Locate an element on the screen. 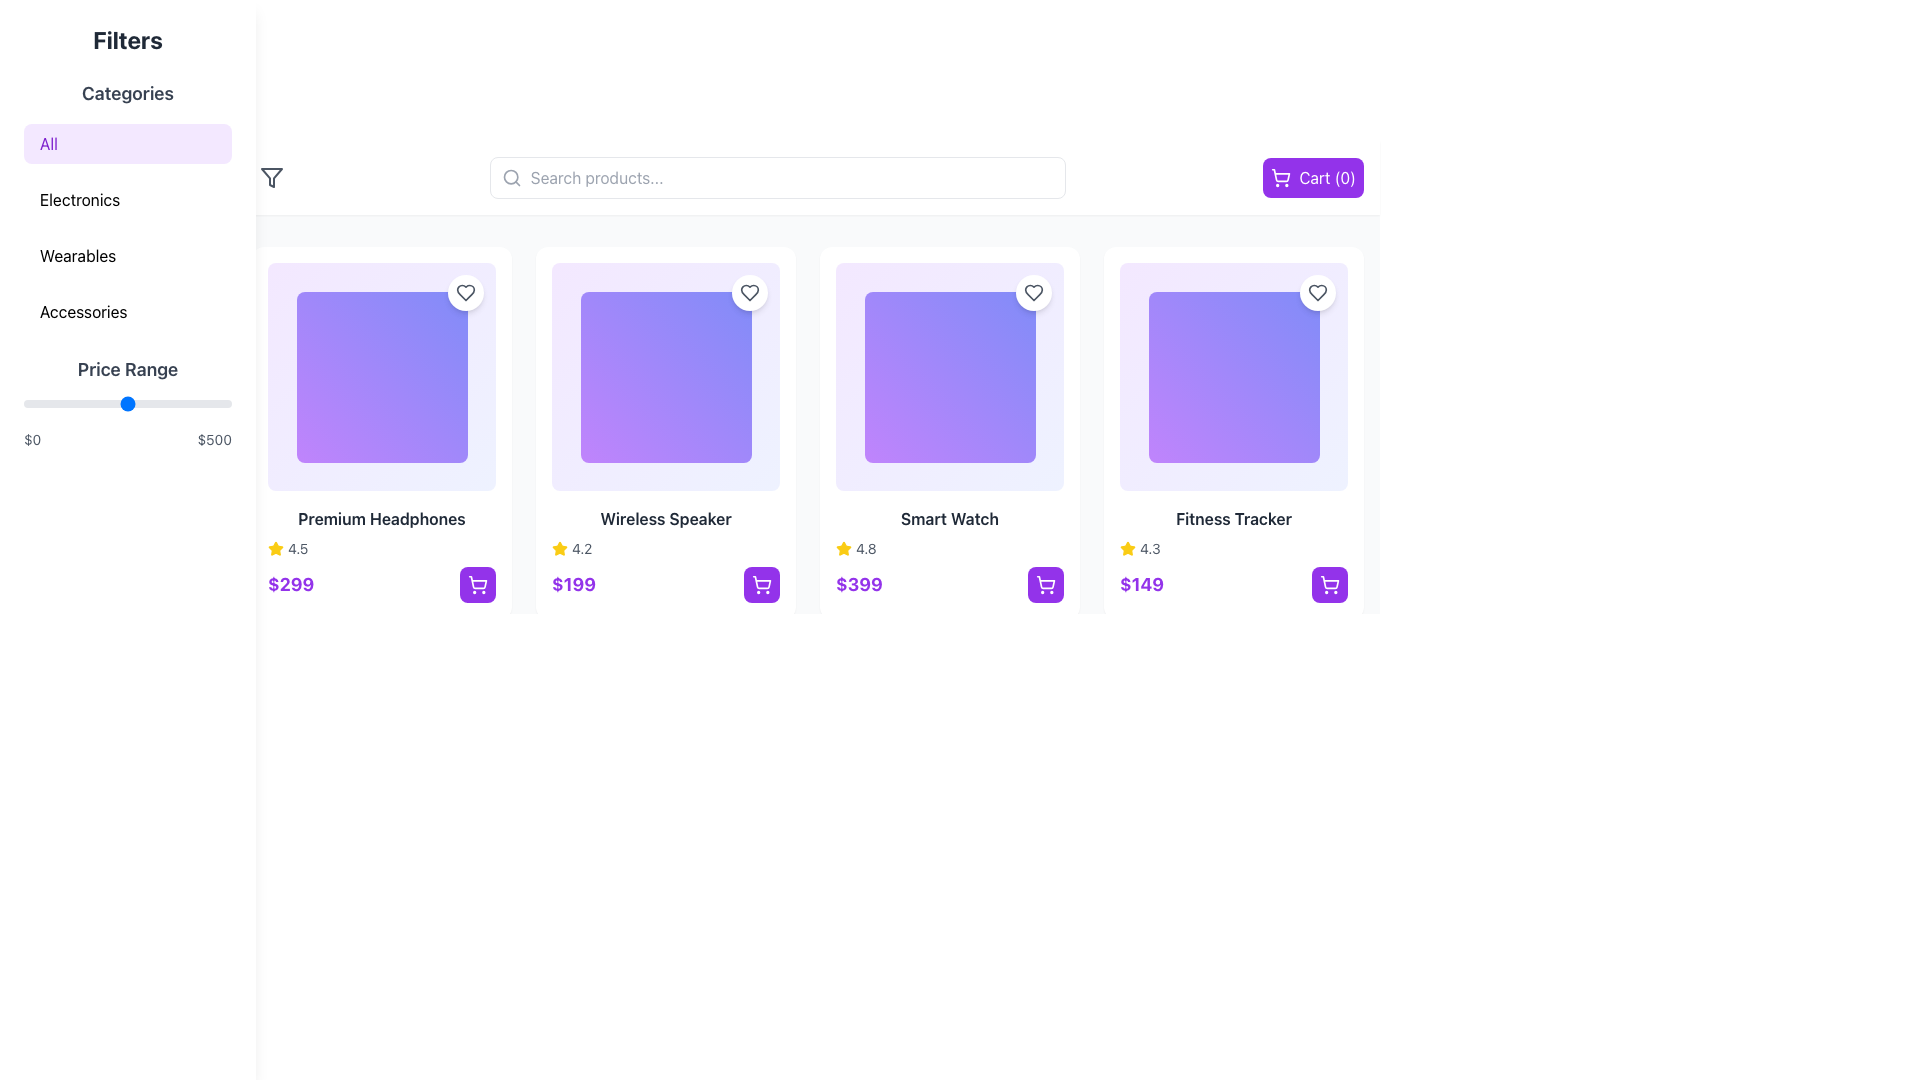 Image resolution: width=1920 pixels, height=1080 pixels. the square button with a vibrant purple background and a white shopping cart icon is located at coordinates (477, 585).